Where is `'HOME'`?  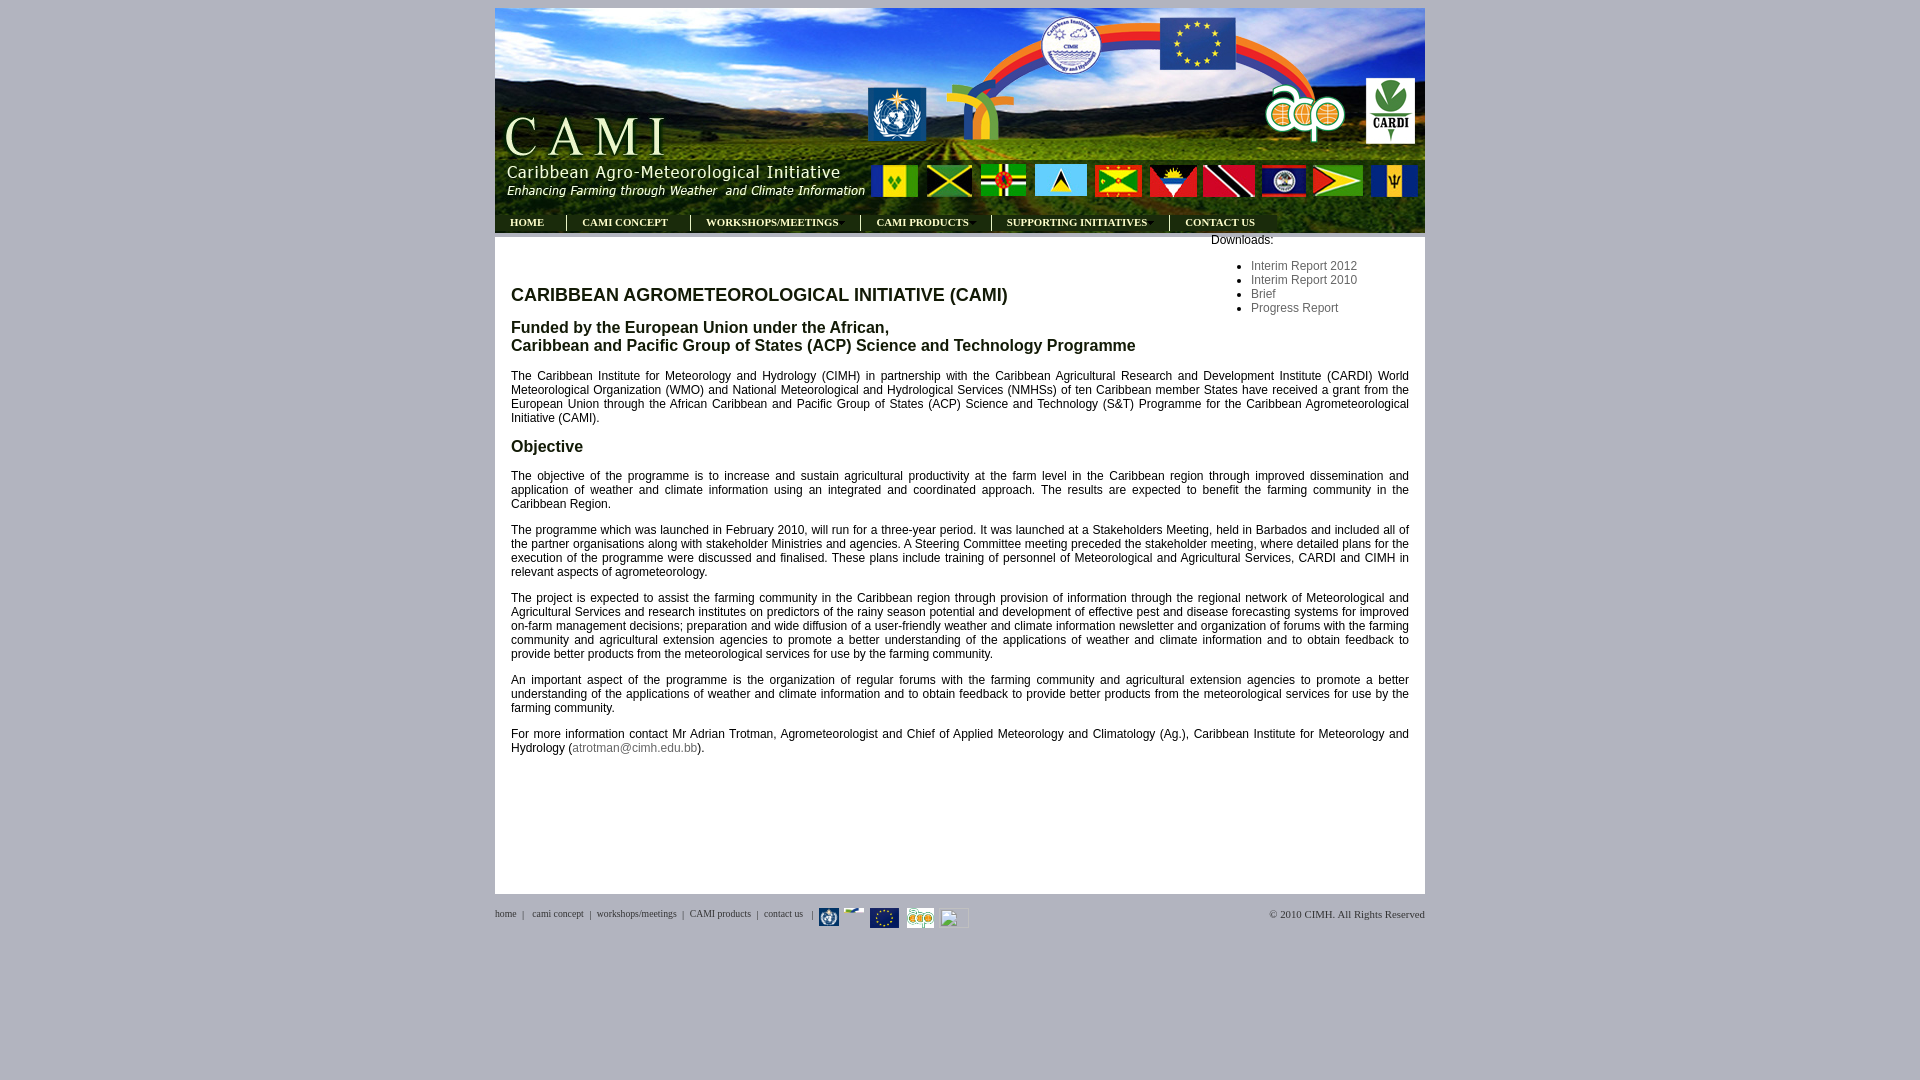 'HOME' is located at coordinates (494, 222).